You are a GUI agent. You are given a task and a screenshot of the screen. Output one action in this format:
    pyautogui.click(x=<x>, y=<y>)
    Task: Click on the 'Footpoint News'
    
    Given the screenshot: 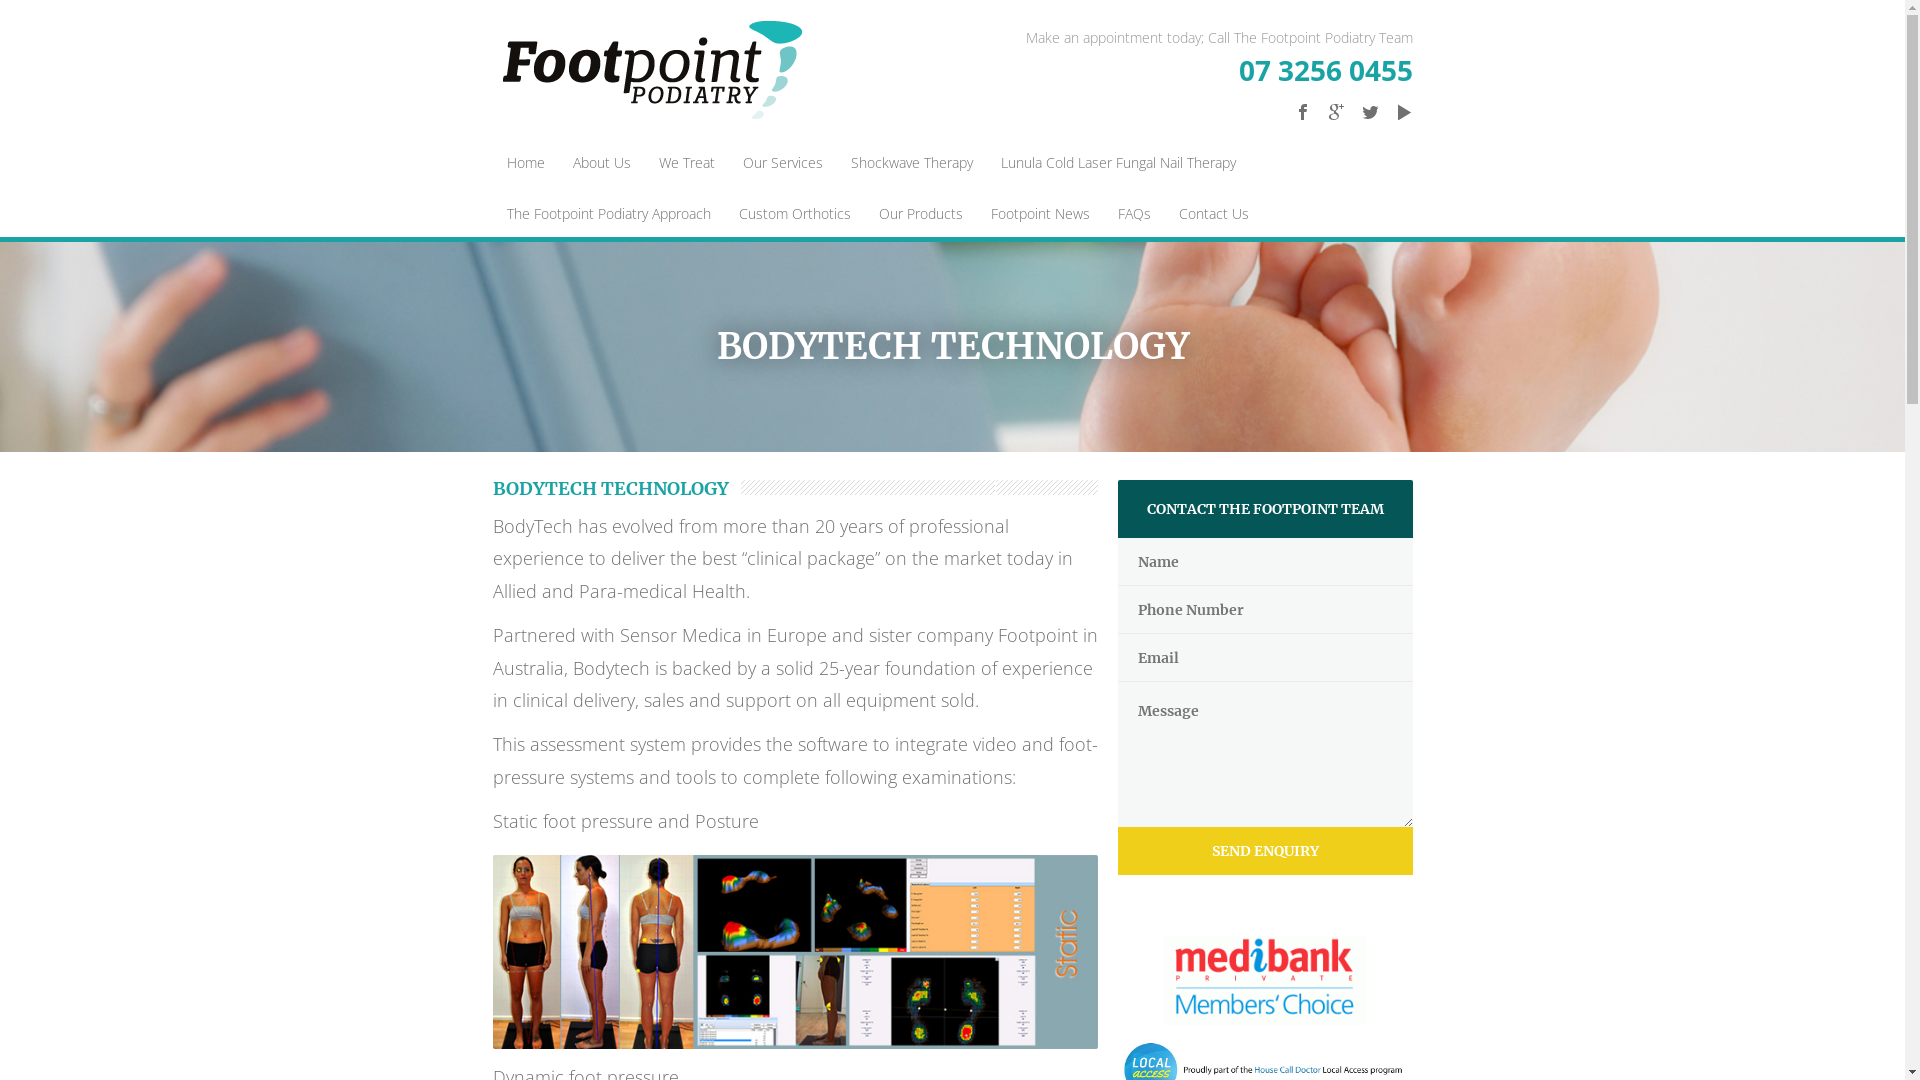 What is the action you would take?
    pyautogui.click(x=975, y=216)
    